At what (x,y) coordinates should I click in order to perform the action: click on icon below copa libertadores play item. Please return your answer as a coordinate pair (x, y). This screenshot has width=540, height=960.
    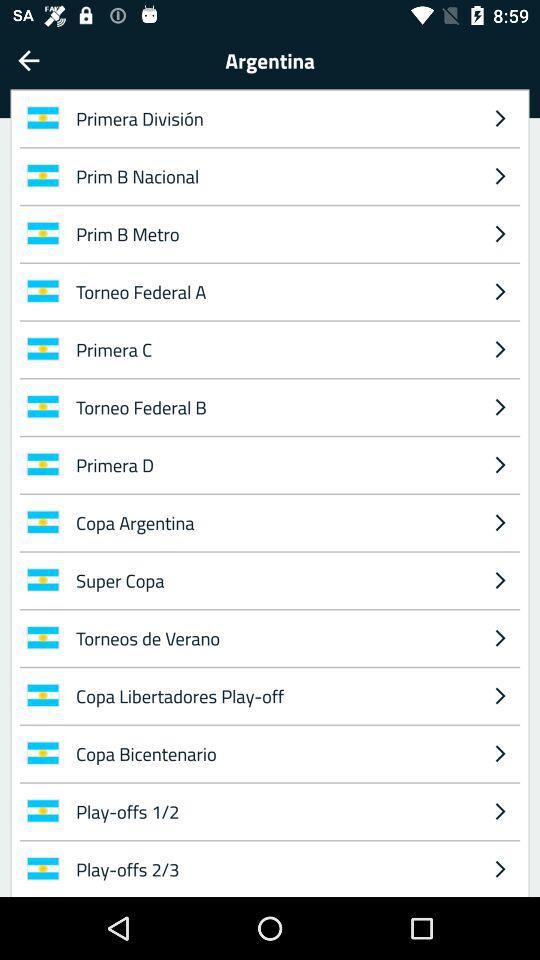
    Looking at the image, I should click on (272, 752).